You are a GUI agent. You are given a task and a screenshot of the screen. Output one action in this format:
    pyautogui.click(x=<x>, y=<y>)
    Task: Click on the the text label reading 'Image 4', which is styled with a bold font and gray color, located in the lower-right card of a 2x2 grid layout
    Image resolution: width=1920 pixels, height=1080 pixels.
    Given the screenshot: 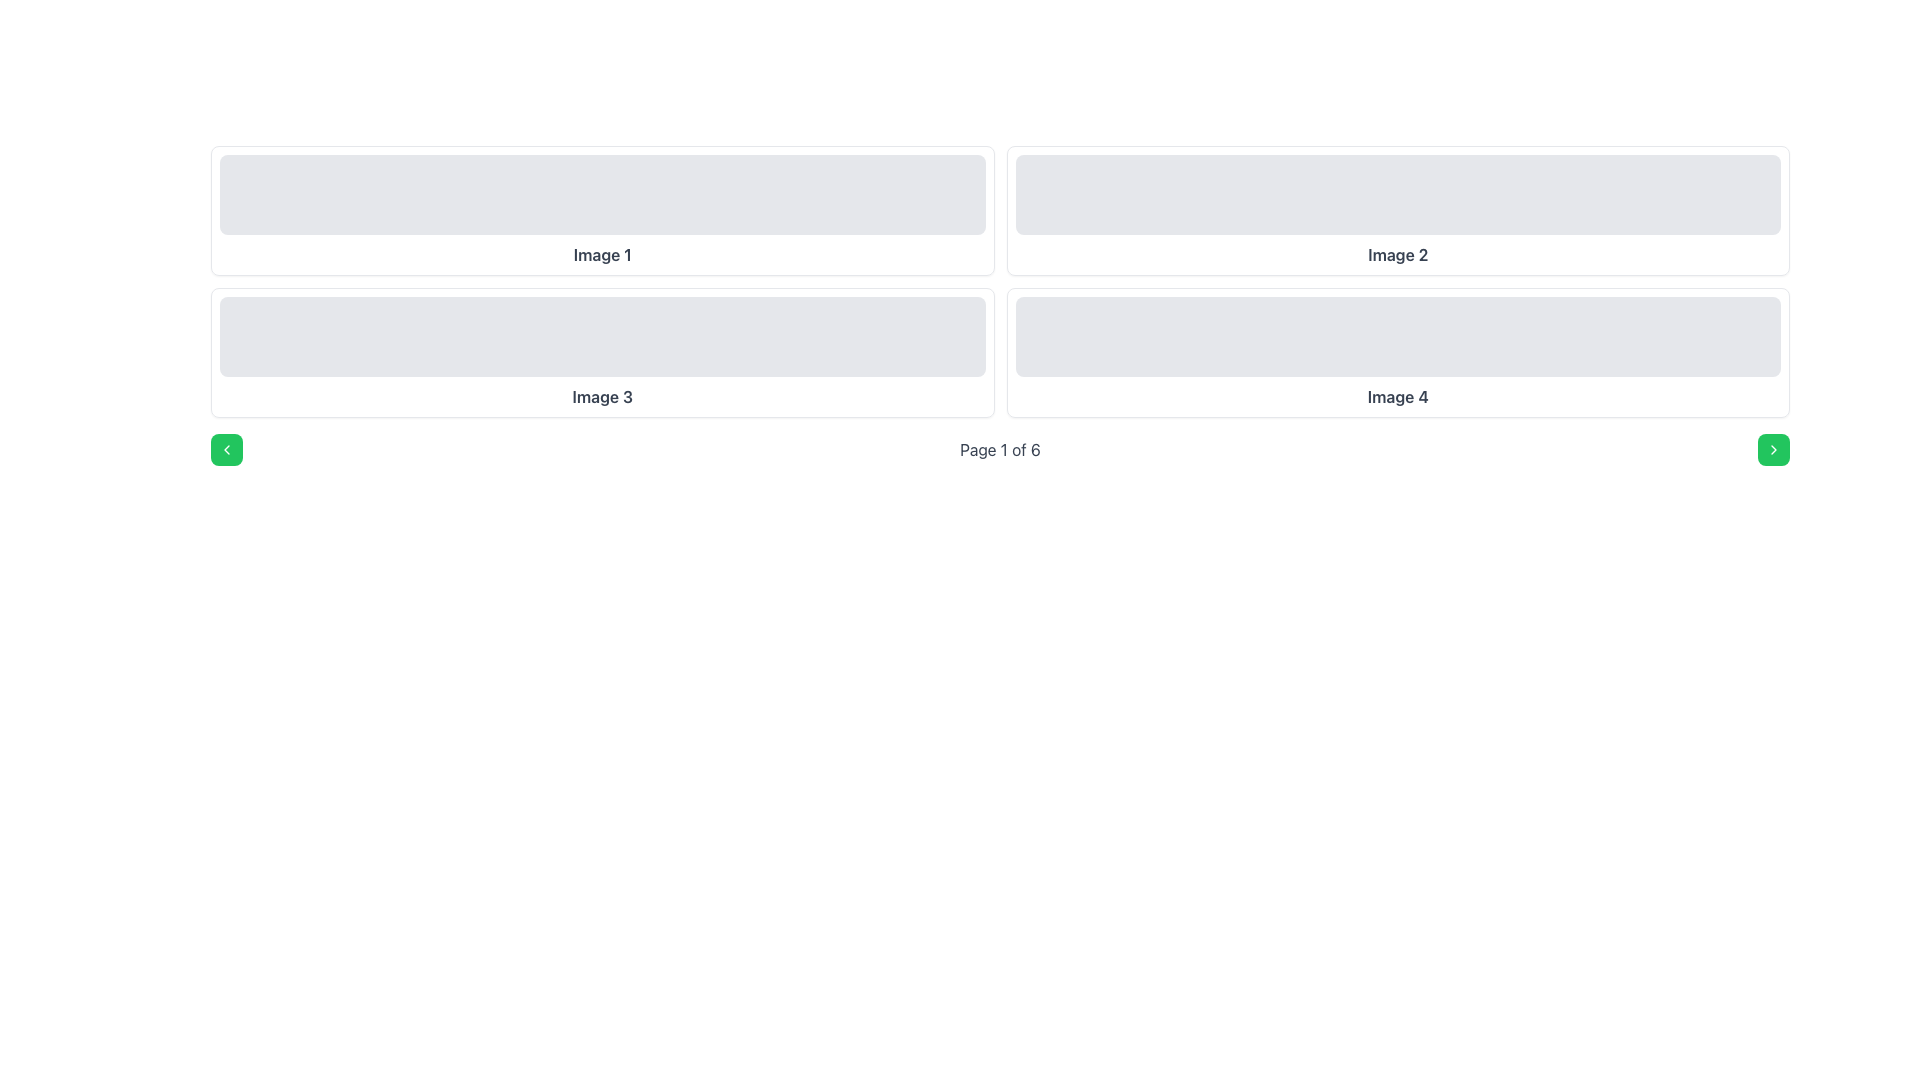 What is the action you would take?
    pyautogui.click(x=1397, y=397)
    